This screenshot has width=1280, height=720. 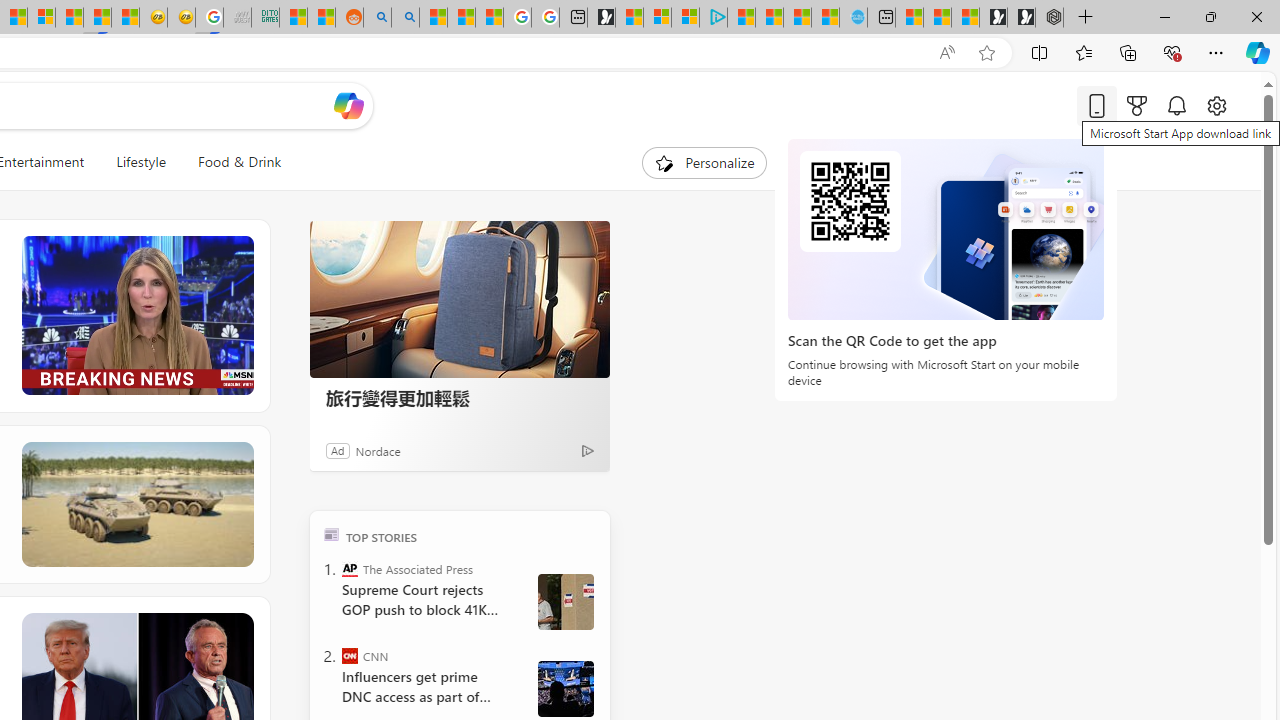 I want to click on 'CNN', so click(x=350, y=655).